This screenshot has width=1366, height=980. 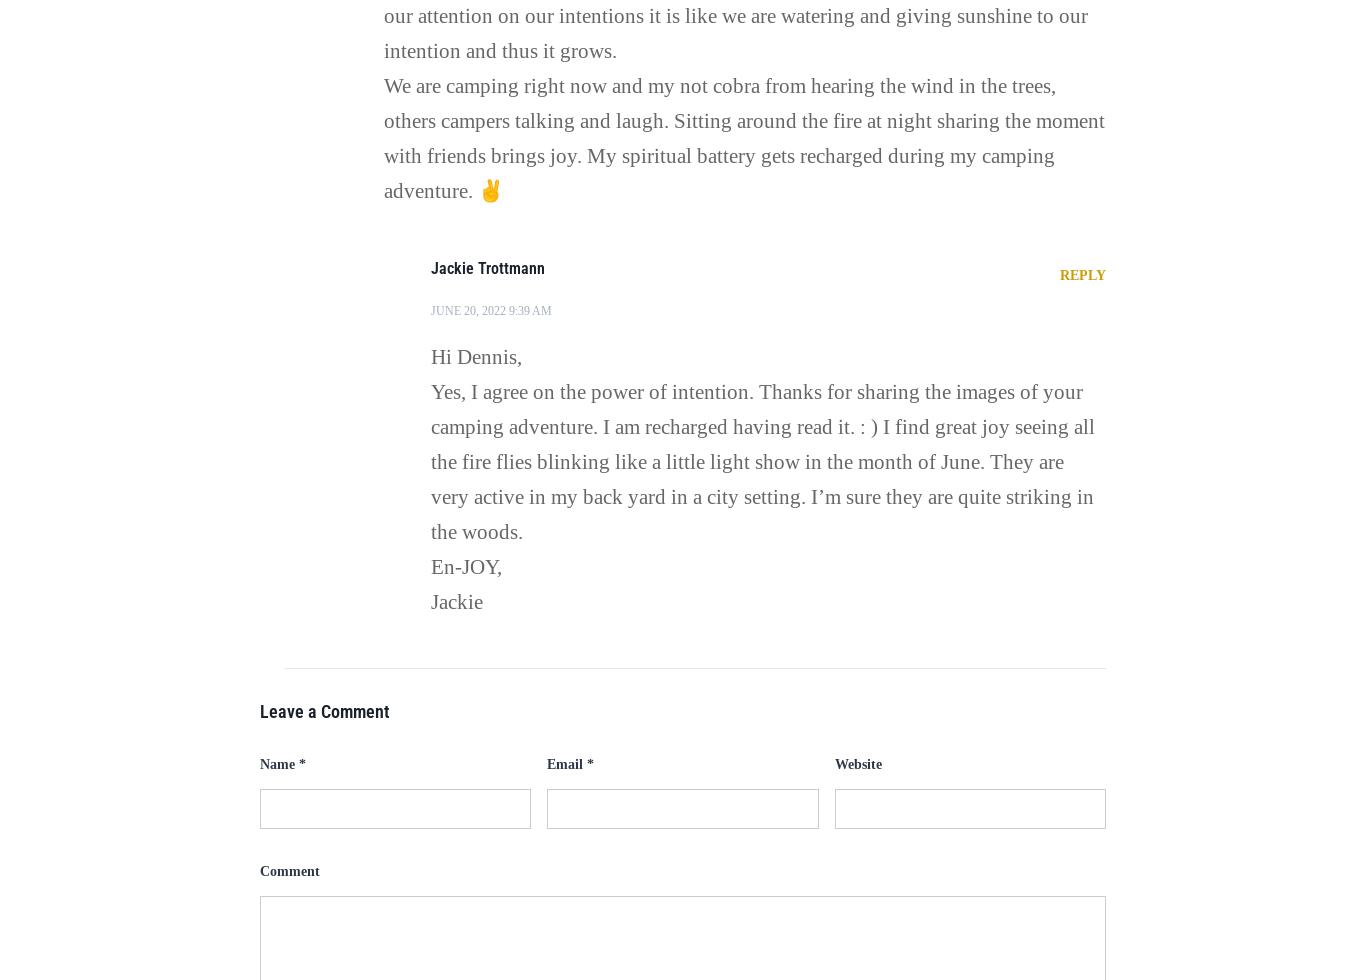 I want to click on 'Jackie', so click(x=457, y=601).